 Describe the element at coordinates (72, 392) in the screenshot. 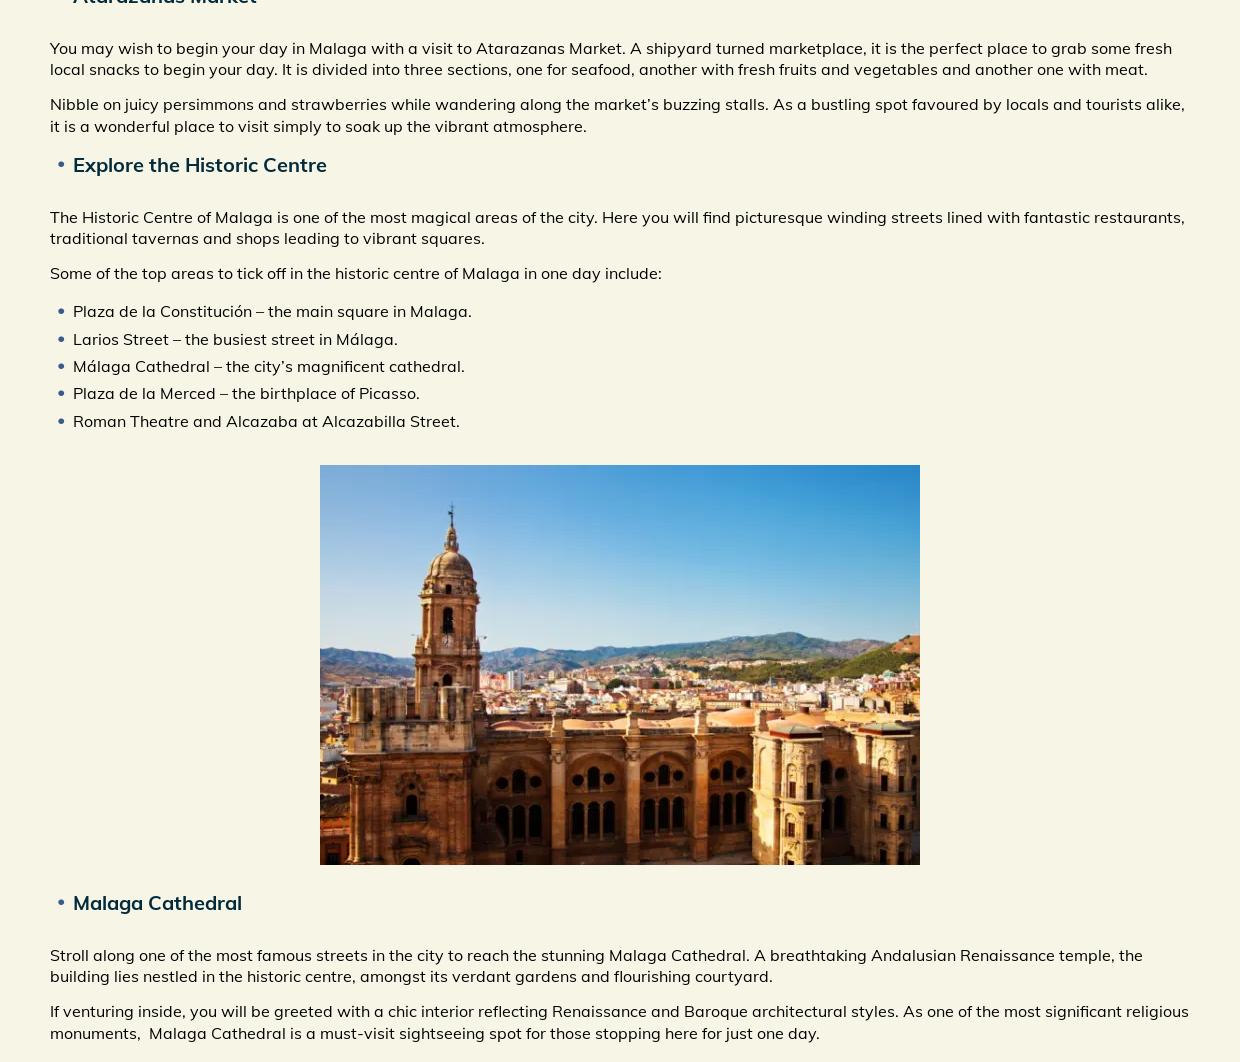

I see `'Plaza de la Merced – the birthplace of Picasso.'` at that location.